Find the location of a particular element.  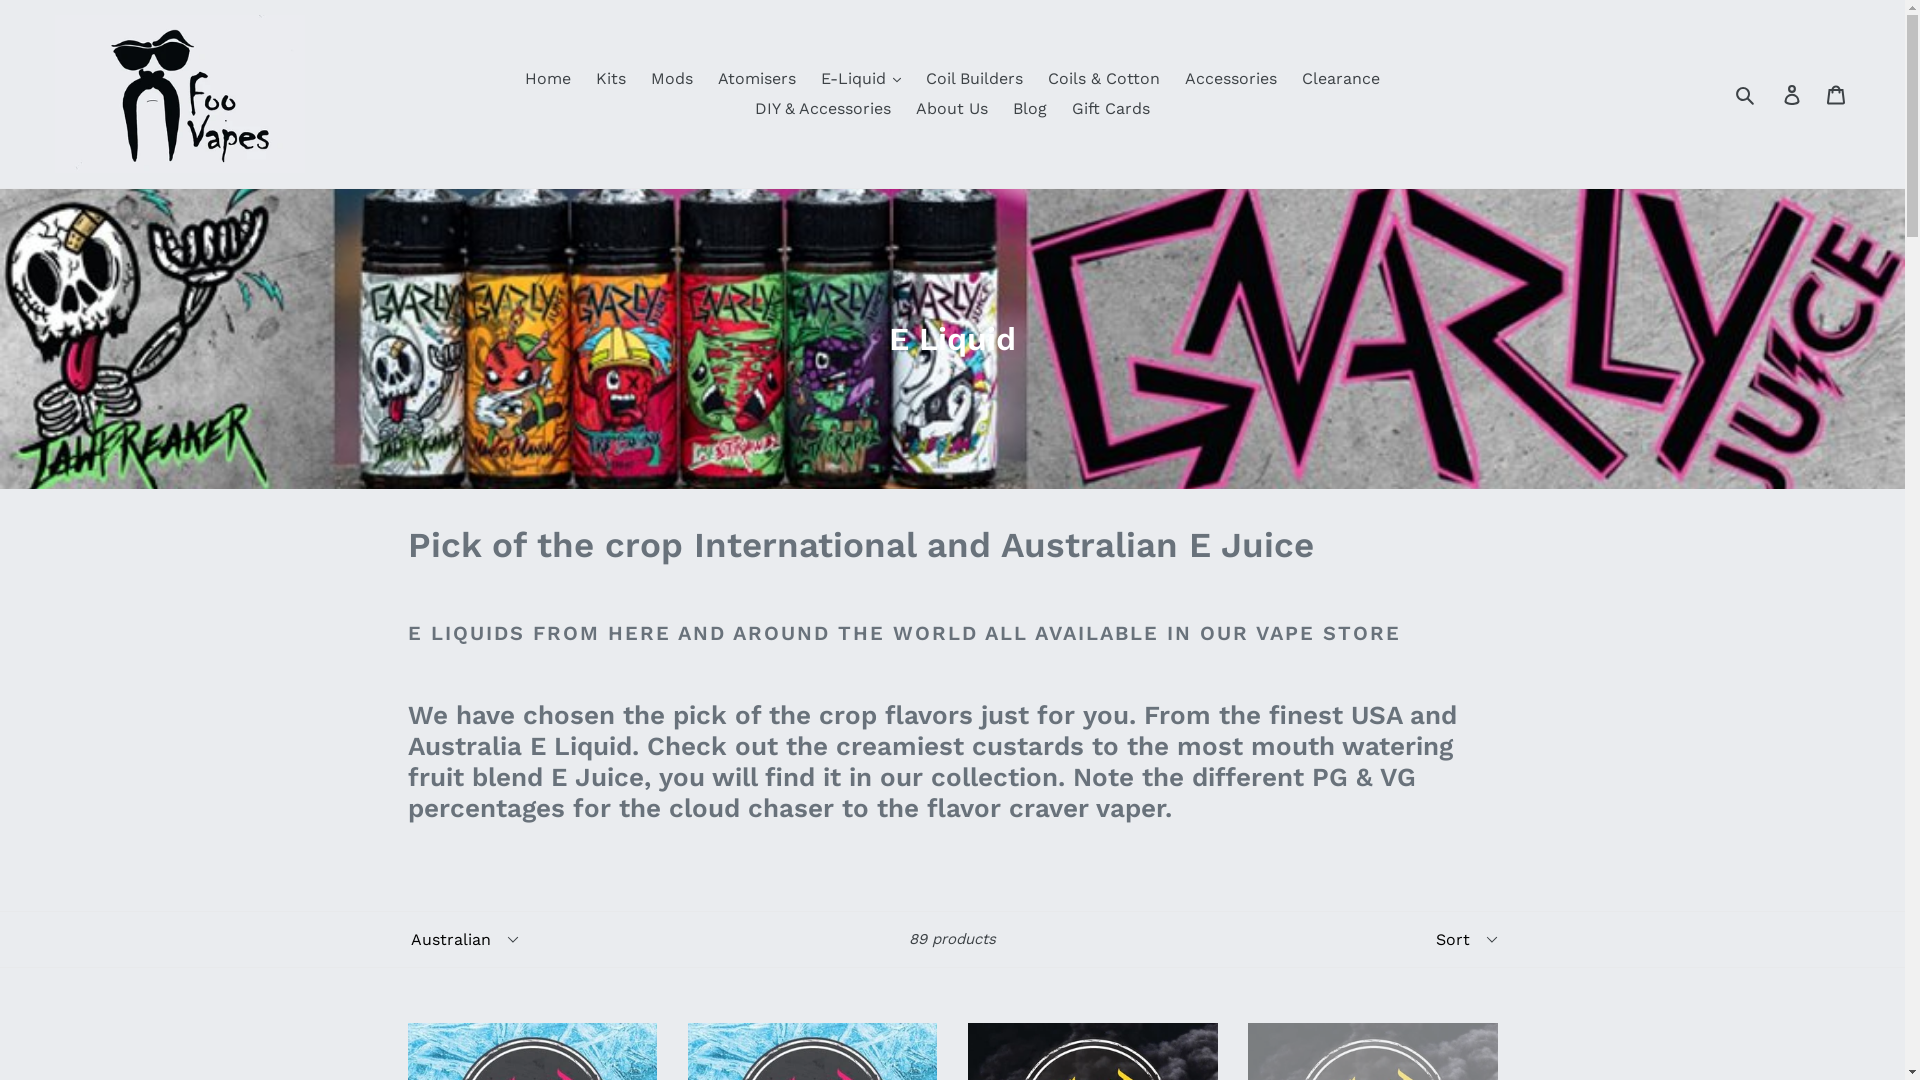

'Kits' is located at coordinates (609, 77).